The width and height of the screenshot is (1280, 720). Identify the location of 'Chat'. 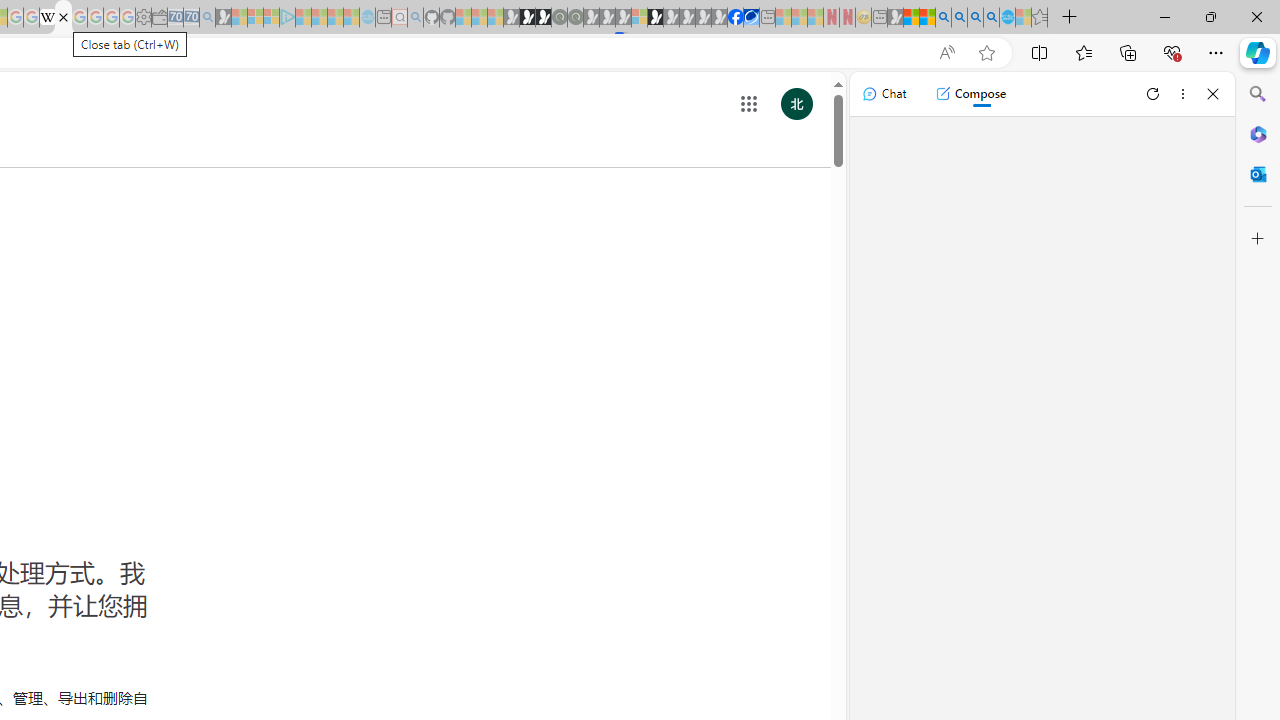
(883, 93).